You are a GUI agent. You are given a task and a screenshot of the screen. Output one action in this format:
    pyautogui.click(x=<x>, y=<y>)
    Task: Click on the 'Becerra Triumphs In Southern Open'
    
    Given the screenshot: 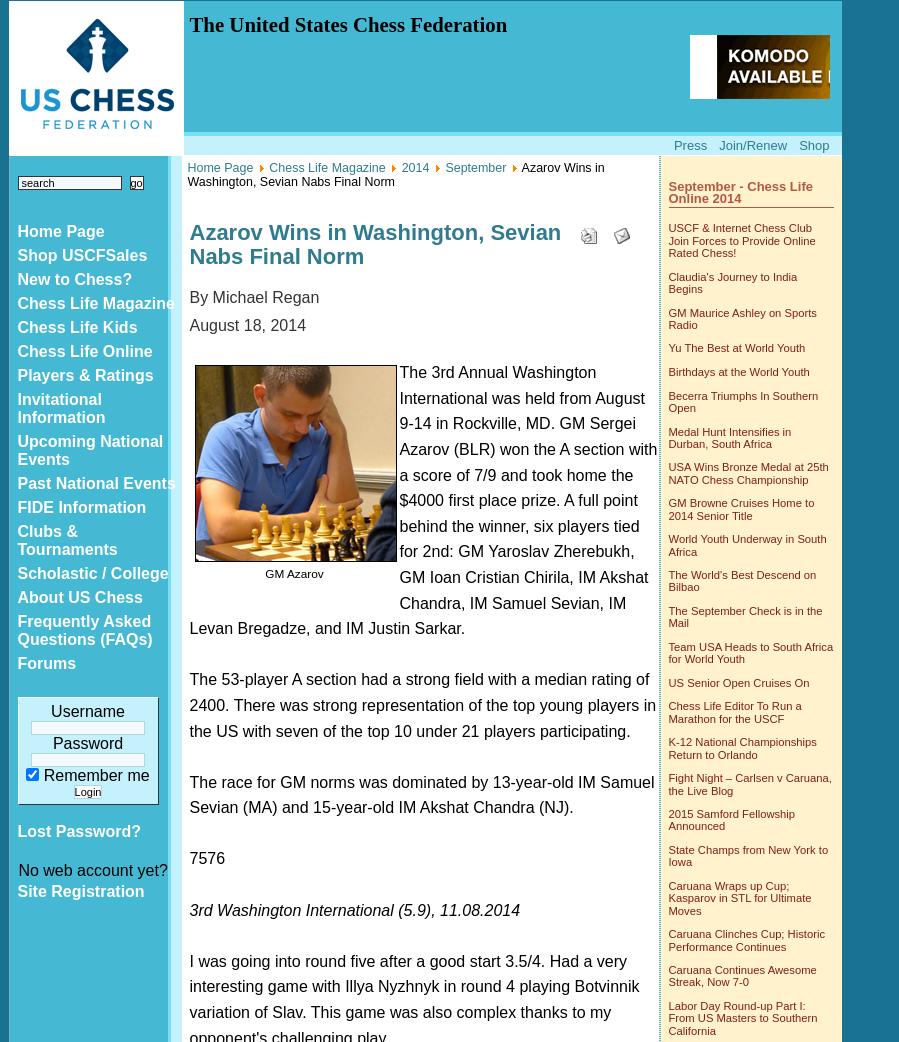 What is the action you would take?
    pyautogui.click(x=742, y=399)
    